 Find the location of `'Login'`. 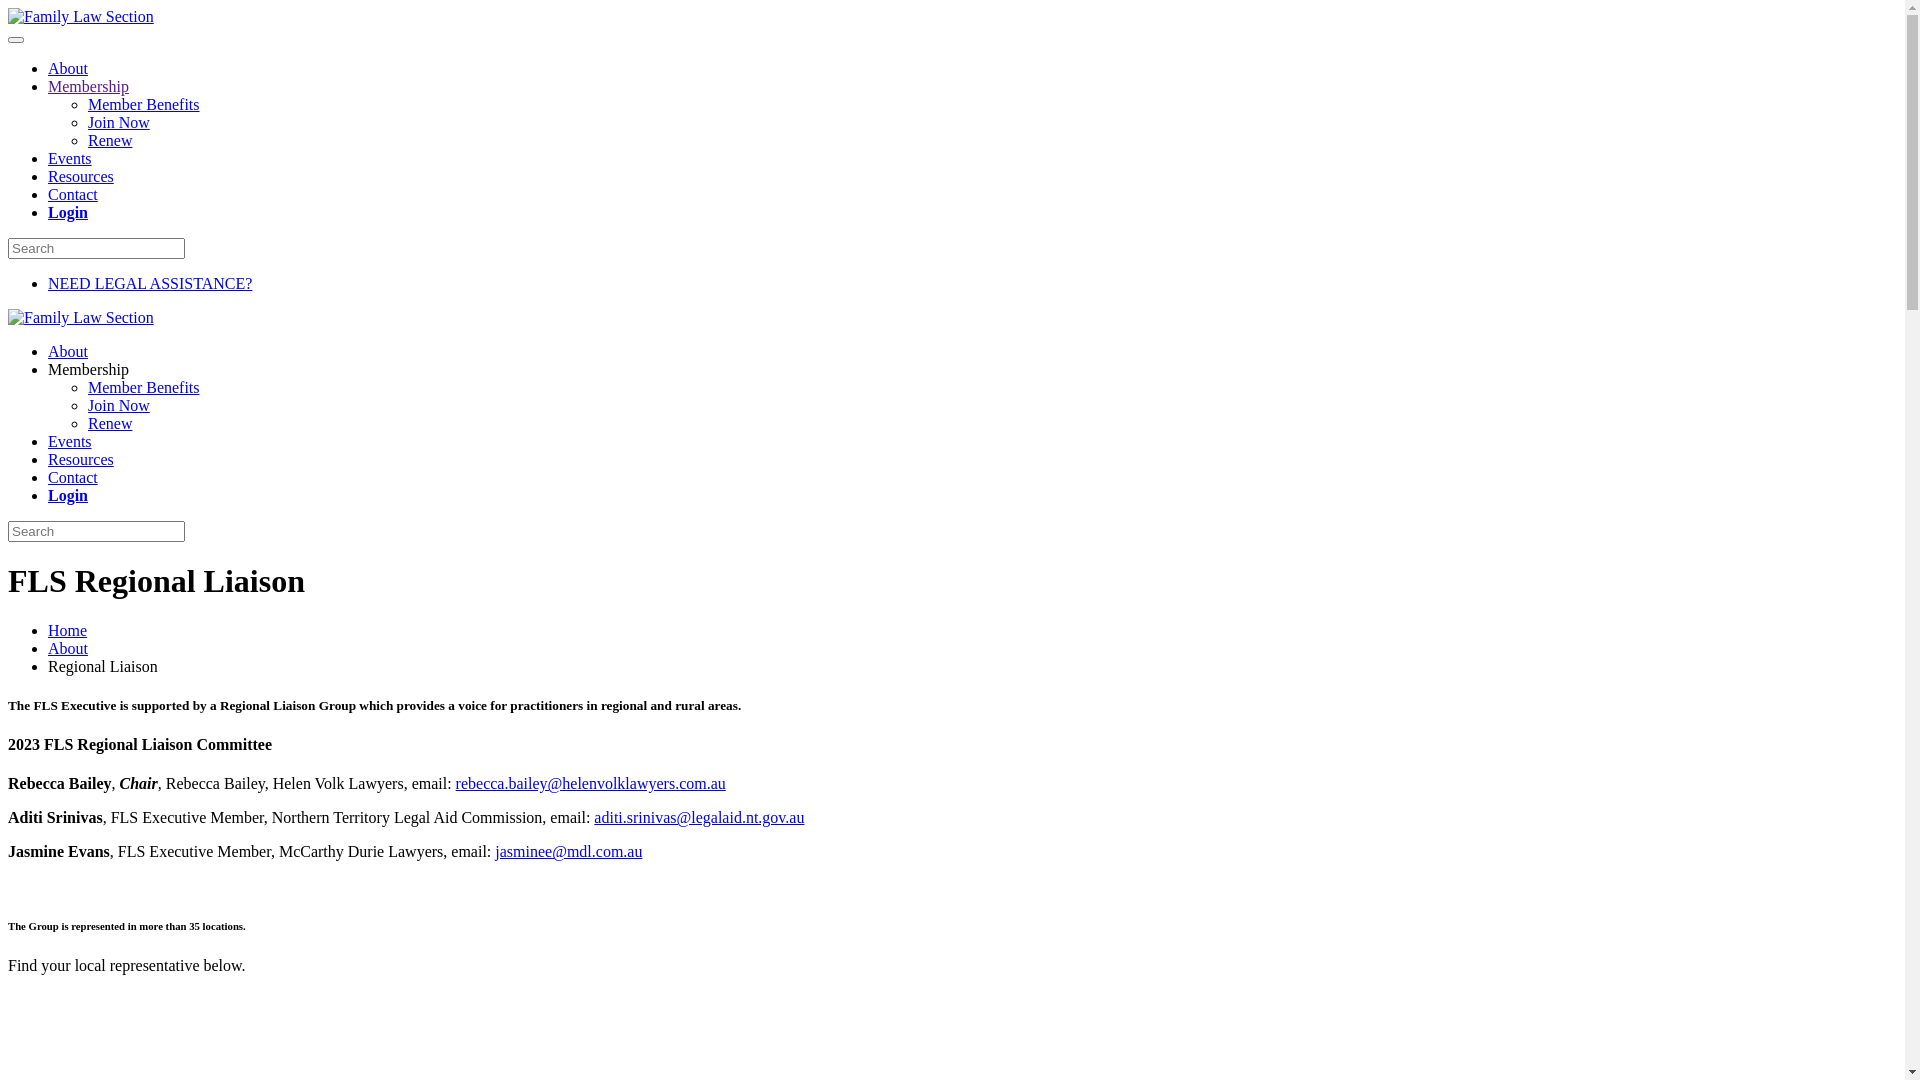

'Login' is located at coordinates (67, 495).